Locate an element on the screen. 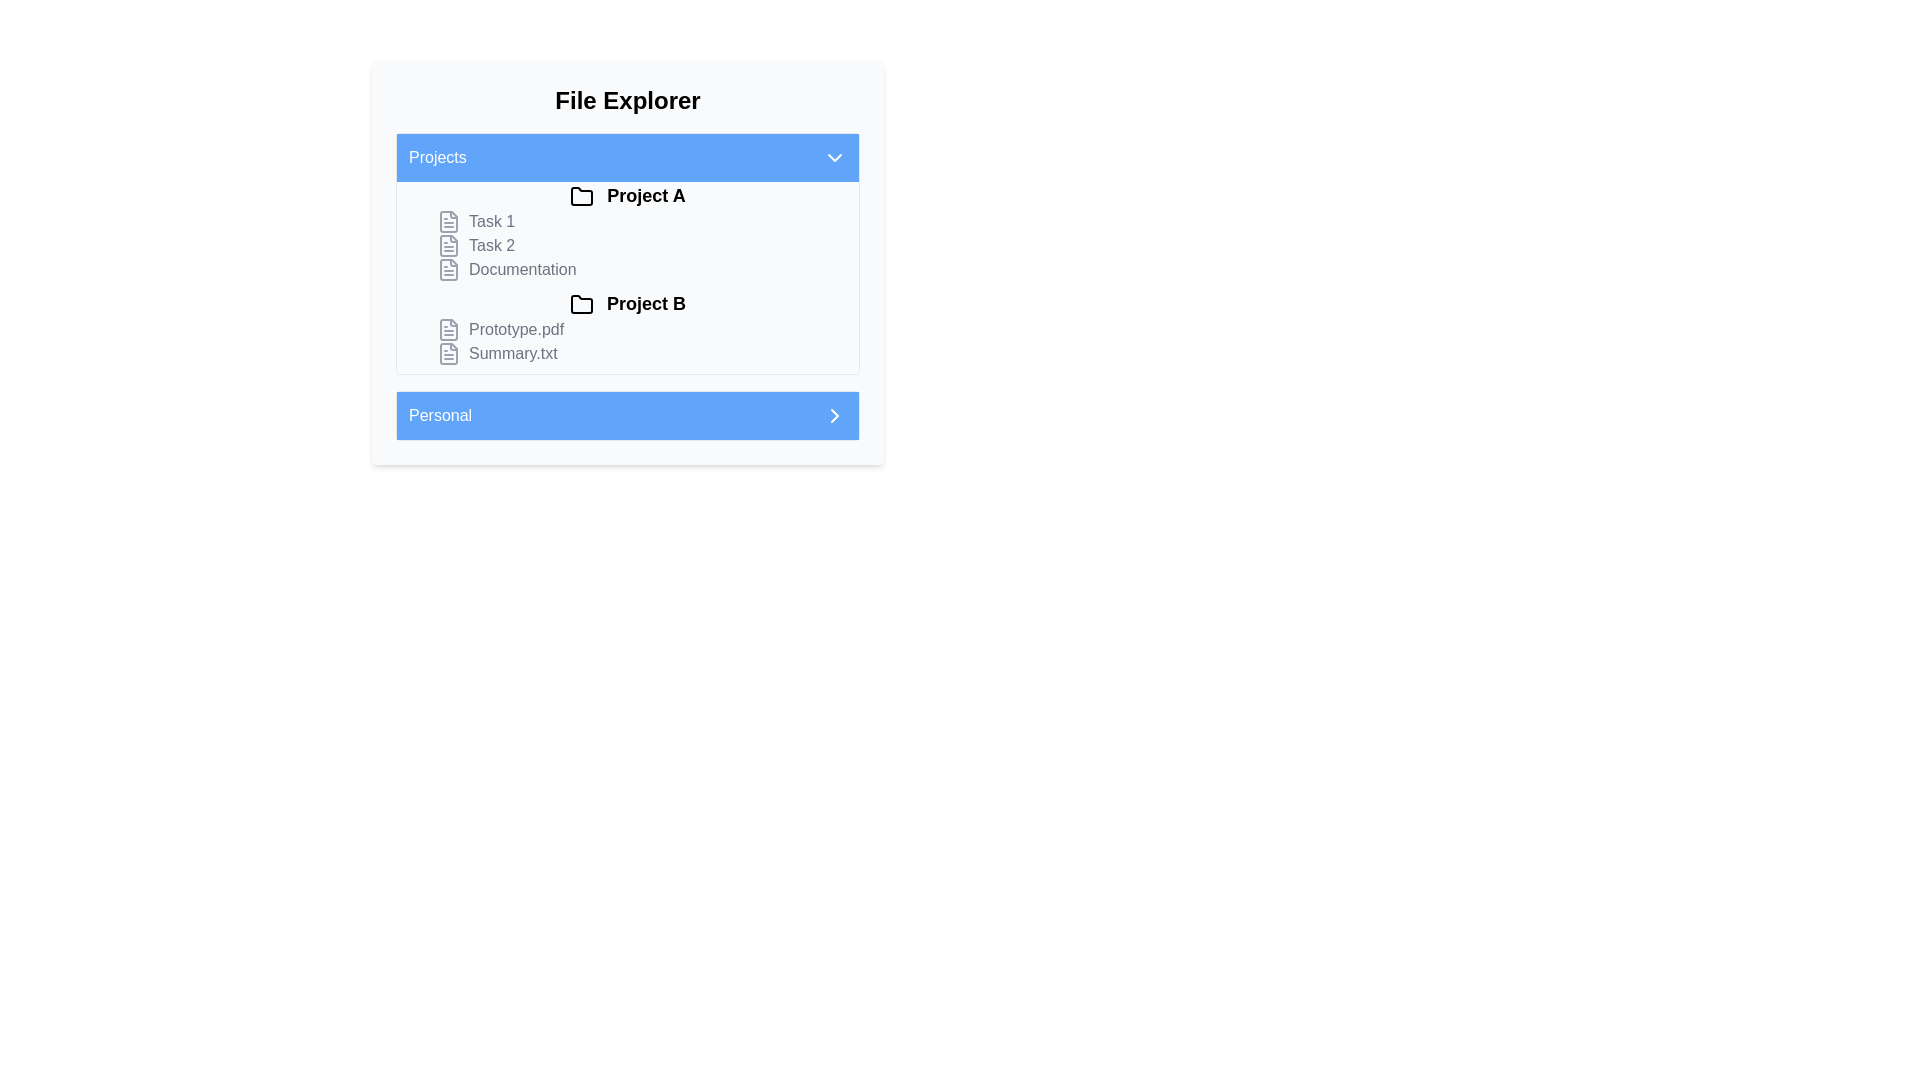  the text label displaying the title 'Project B' is located at coordinates (627, 304).